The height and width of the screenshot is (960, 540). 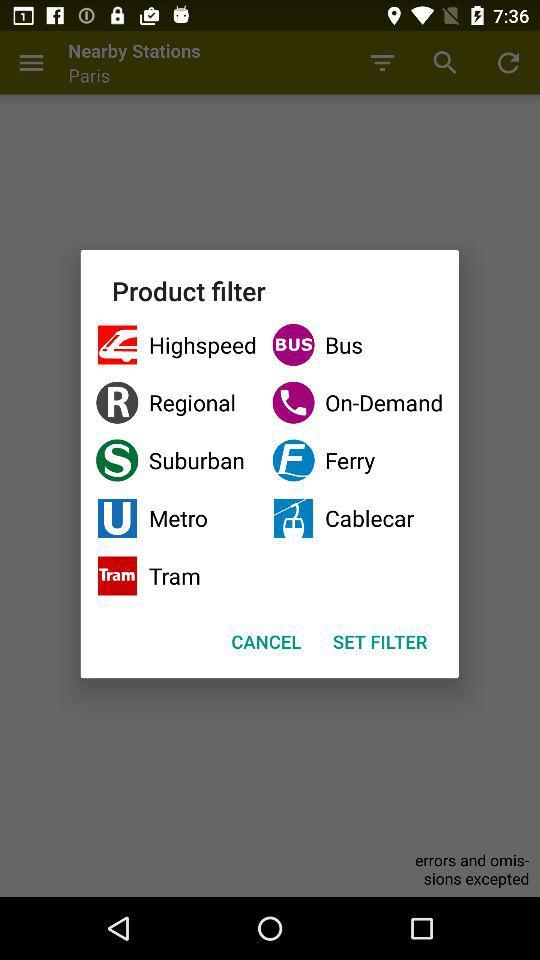 What do you see at coordinates (176, 576) in the screenshot?
I see `icon next to the cablecar checkbox` at bounding box center [176, 576].